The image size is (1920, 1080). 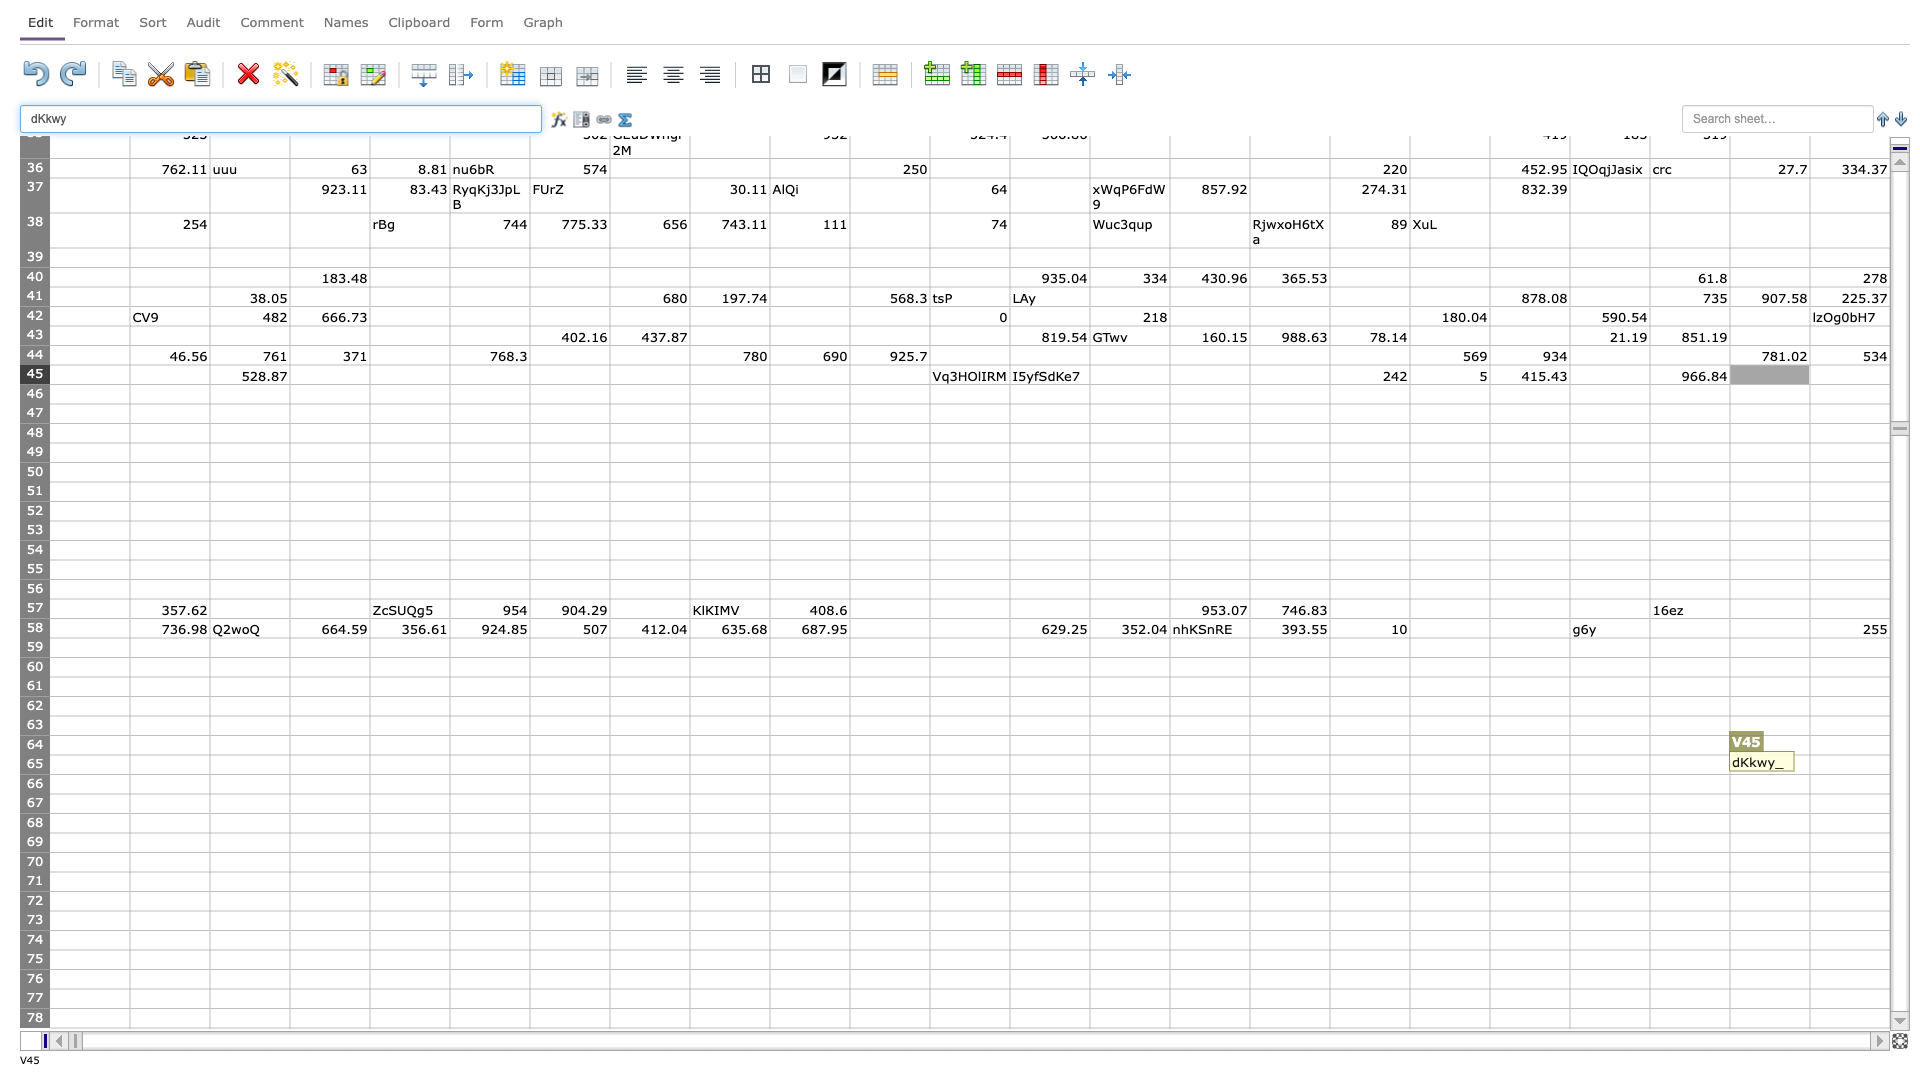 I want to click on Fill point of cell C66, so click(x=288, y=793).